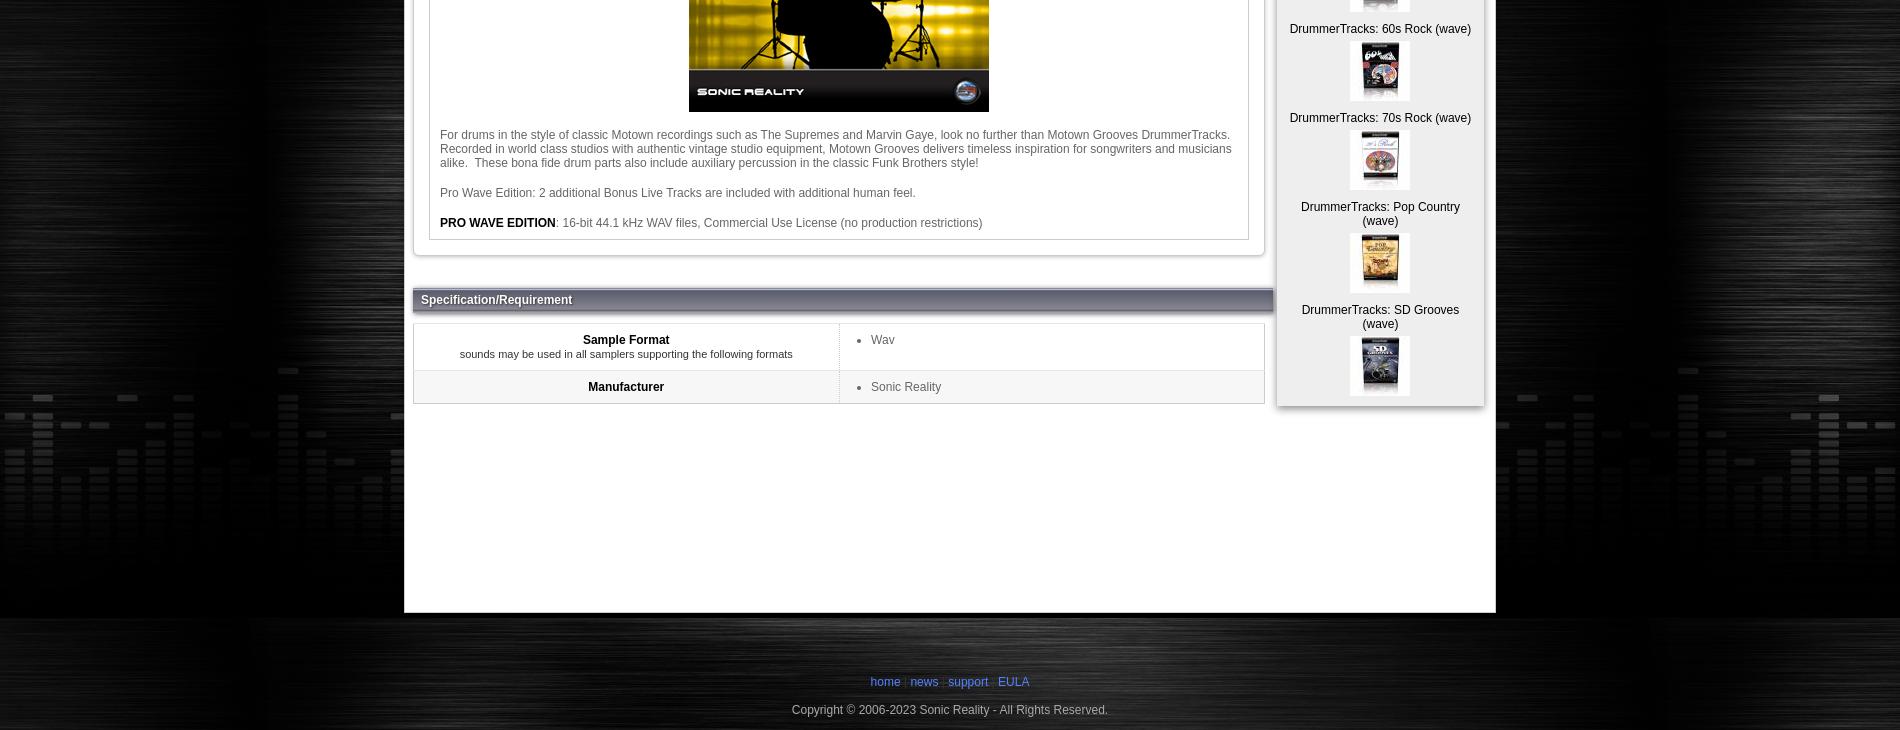  I want to click on 'Manufacturer', so click(626, 385).